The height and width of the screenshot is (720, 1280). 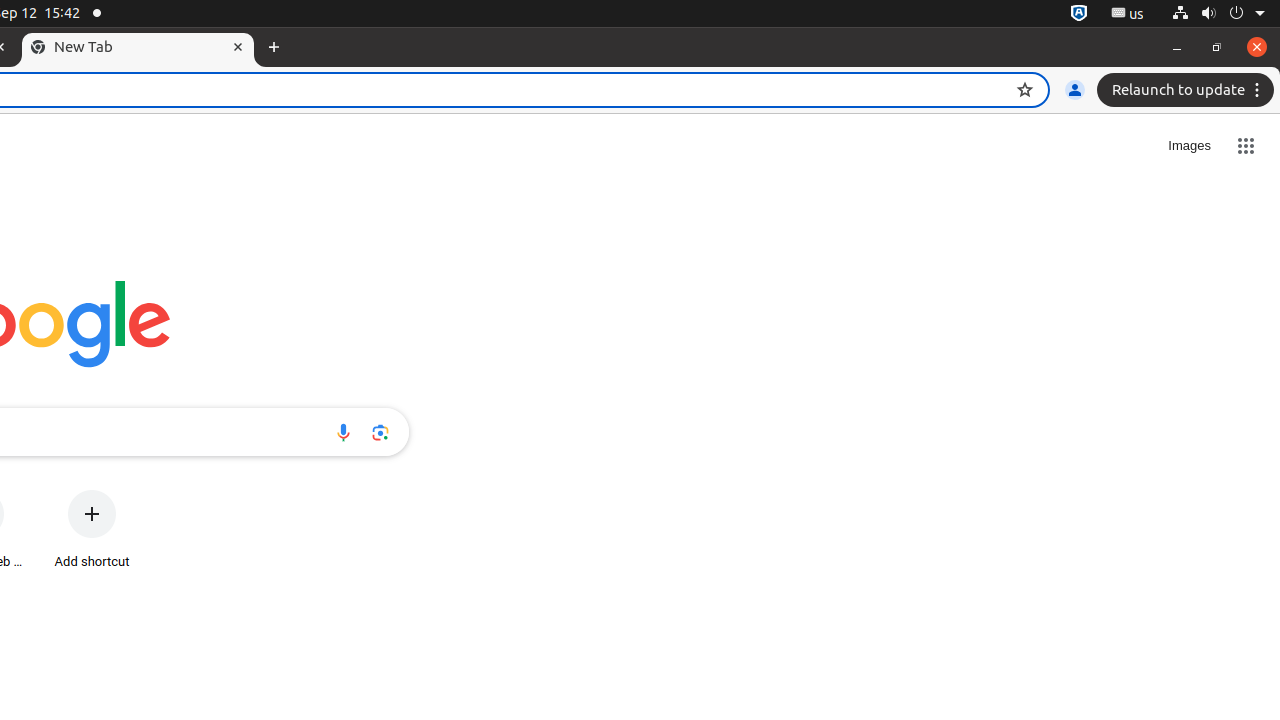 I want to click on 'Google apps', so click(x=1244, y=145).